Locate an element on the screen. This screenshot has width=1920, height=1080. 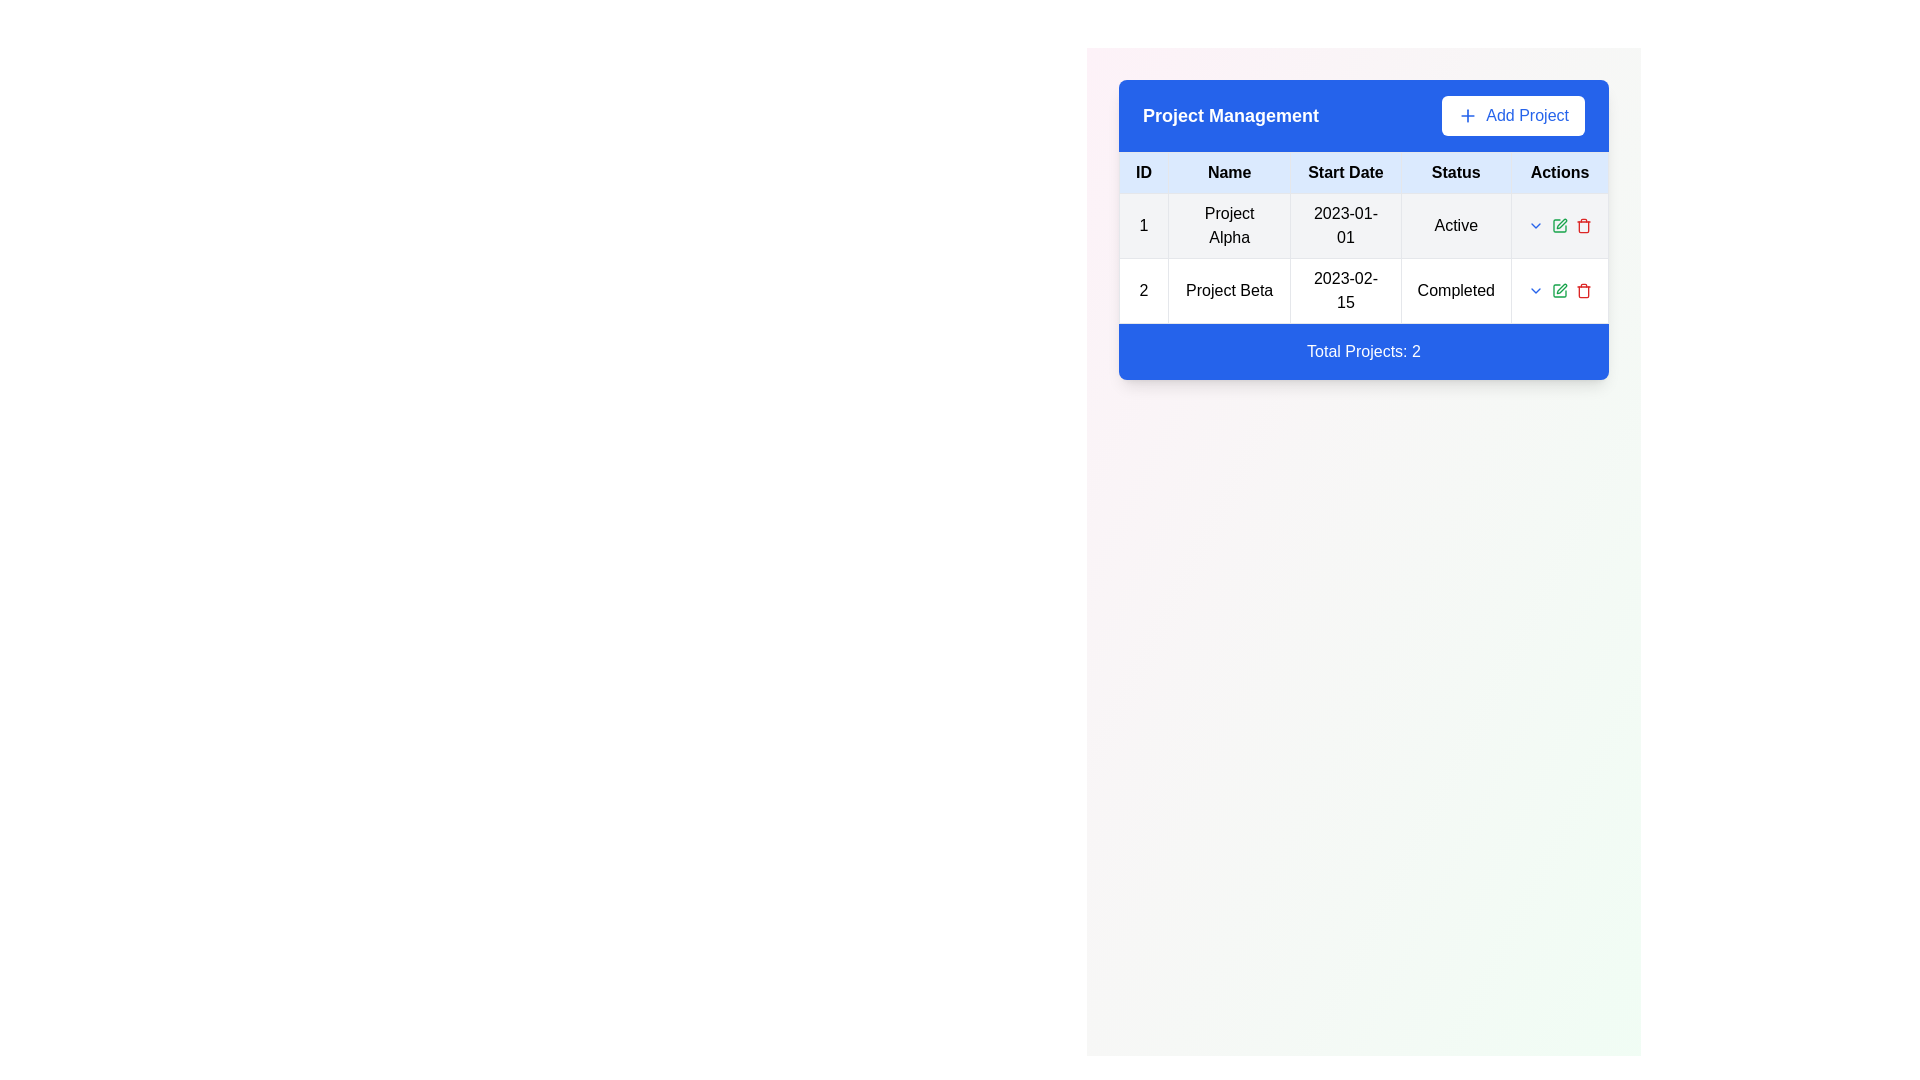
the blue-colored text label reading 'Add Project' located in the top-right corner of the main content section, adjacent to a white button with a plus sign is located at coordinates (1526, 115).